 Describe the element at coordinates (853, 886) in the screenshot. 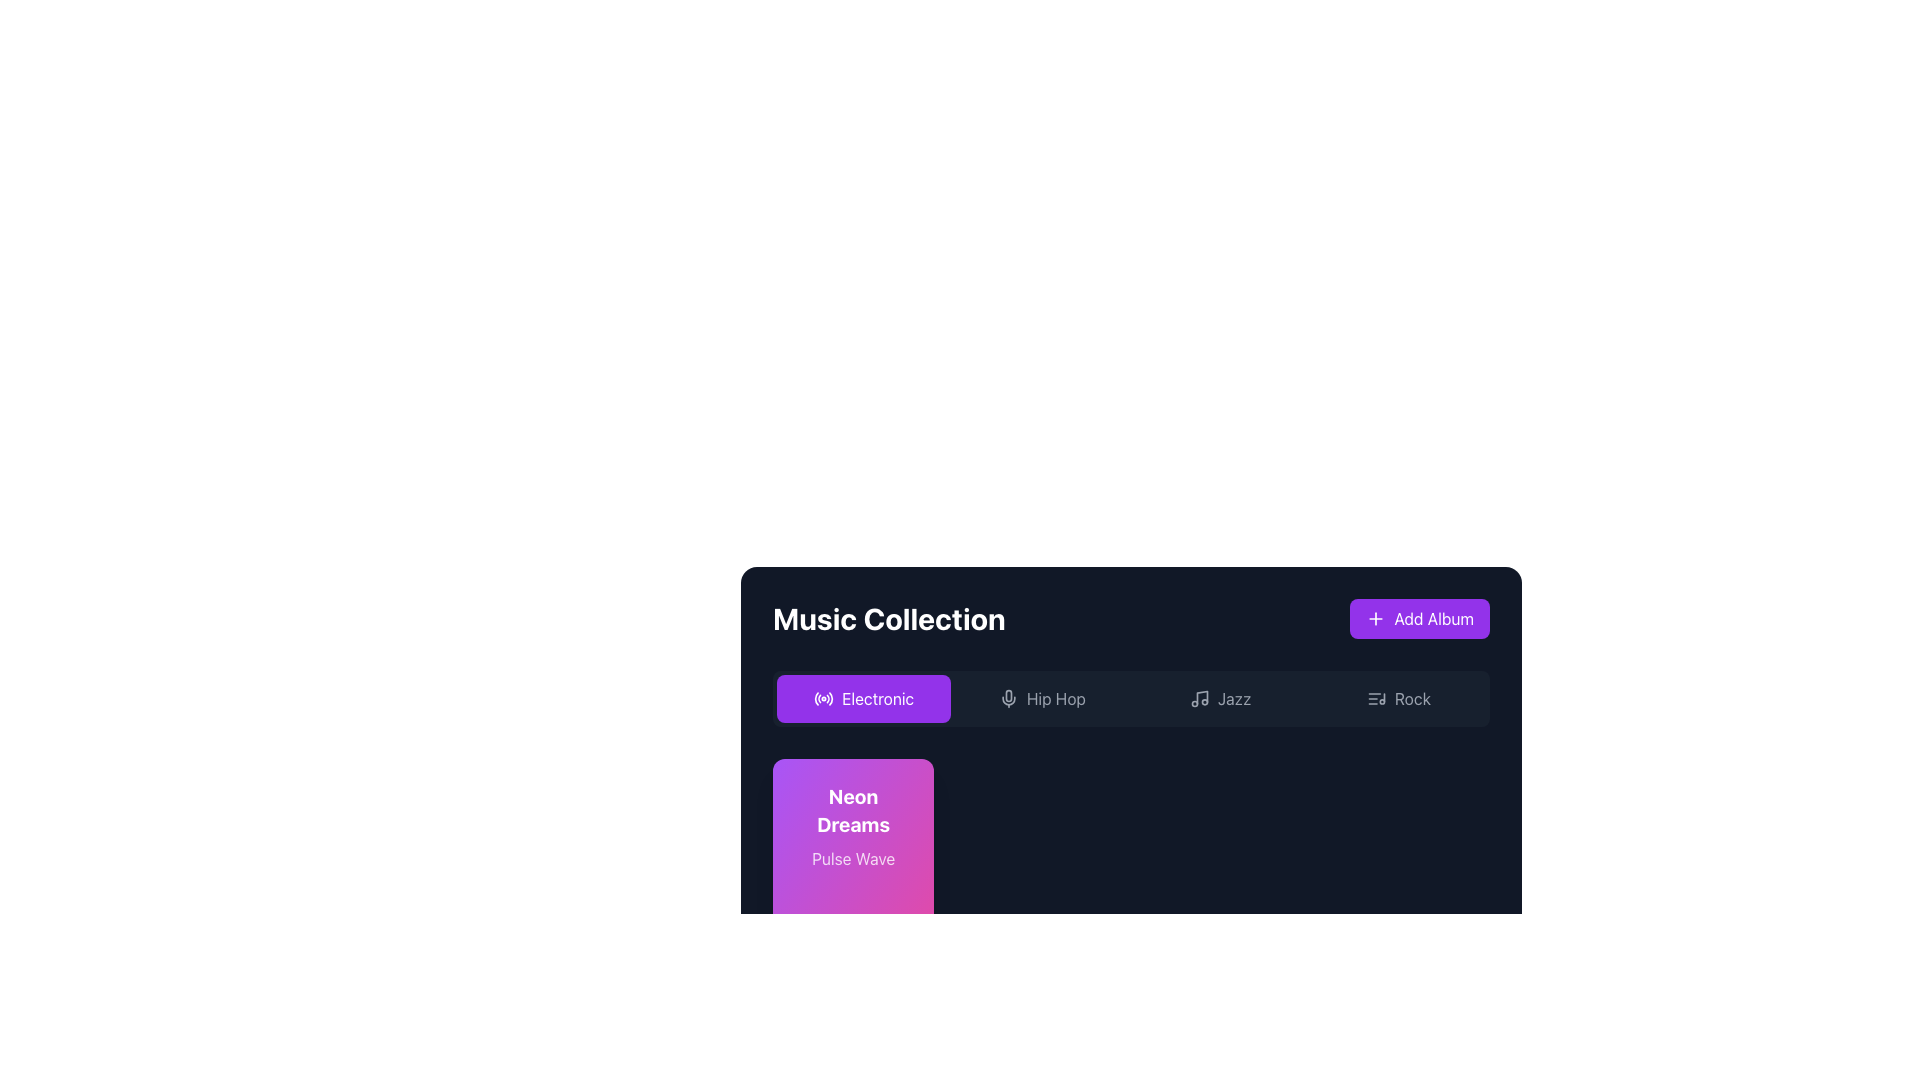

I see `the 'Neon Dreams' selection card located at the top-left corner of the grid layout` at that location.